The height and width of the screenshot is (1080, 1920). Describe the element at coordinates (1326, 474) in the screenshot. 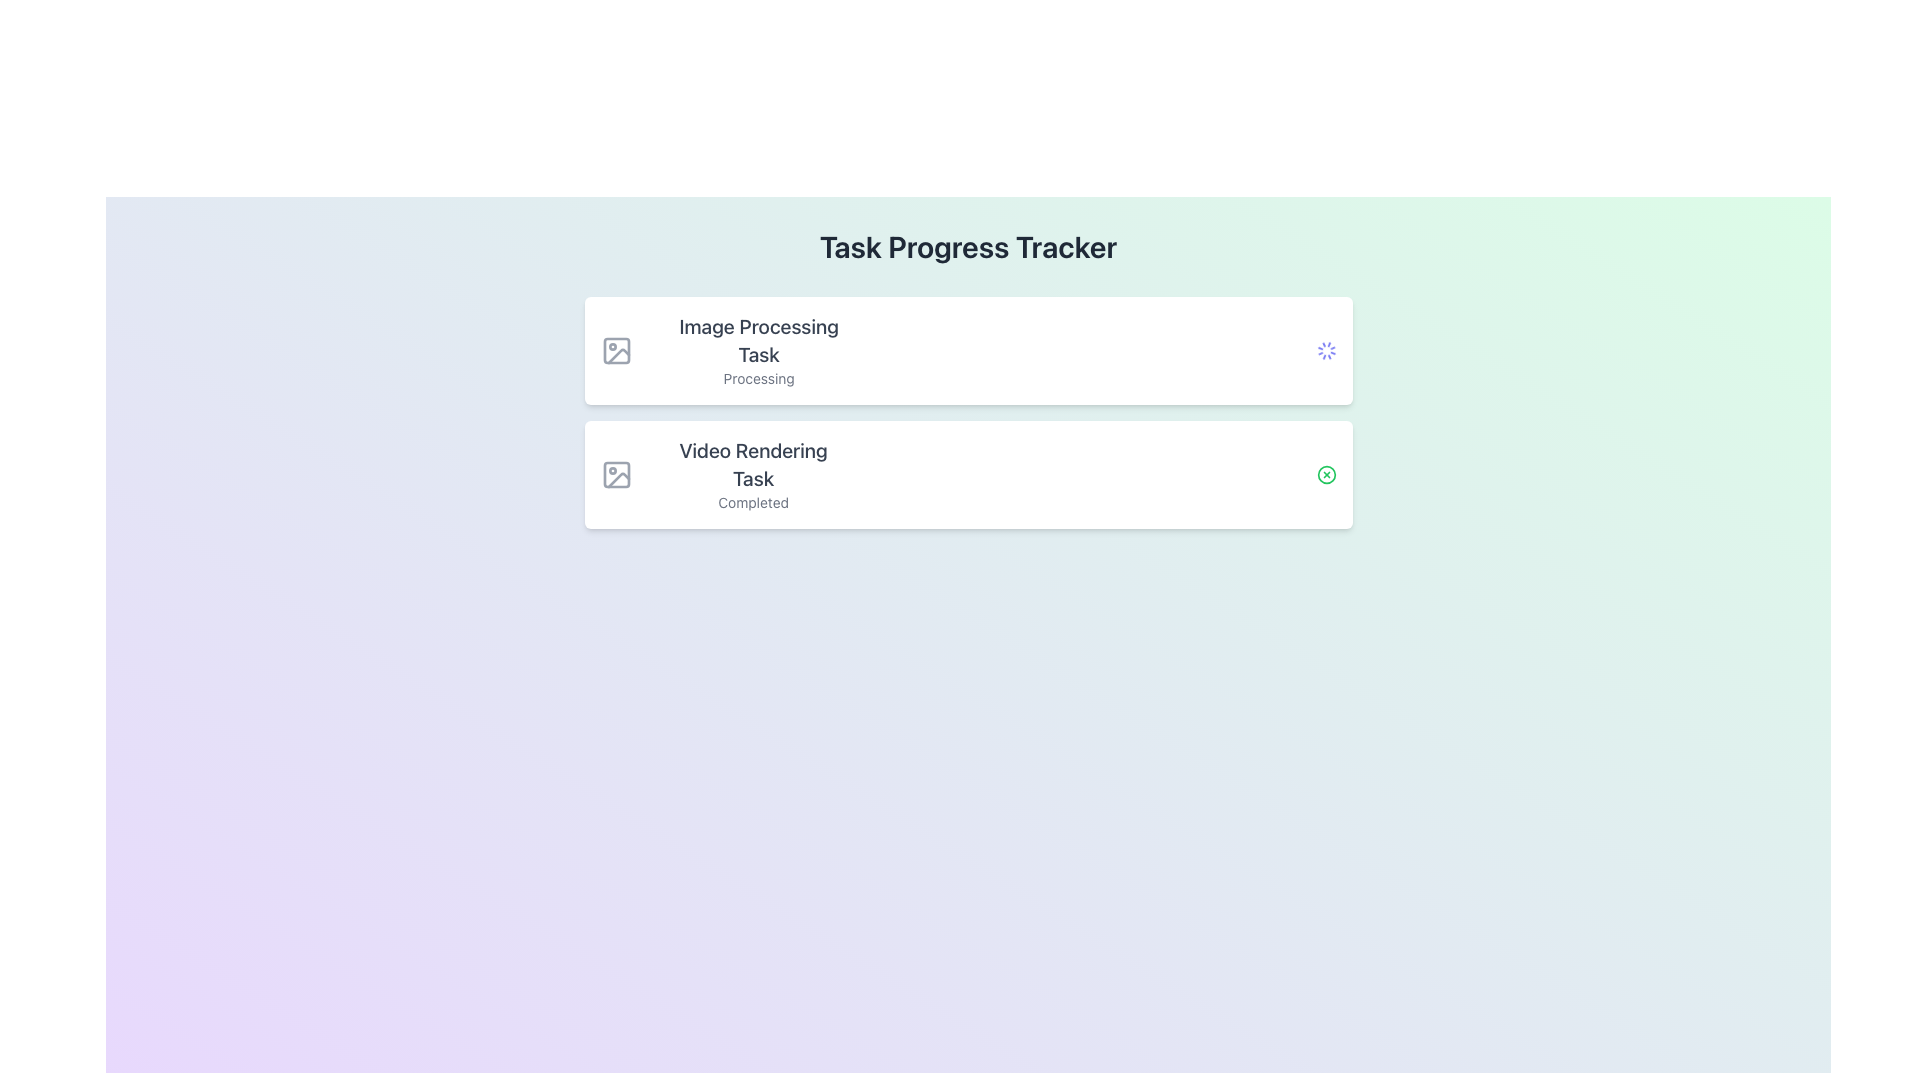

I see `the circular icon with a green outline and an embedded 'X' mark, located at the far-right end of the 'Video Rendering' task card` at that location.